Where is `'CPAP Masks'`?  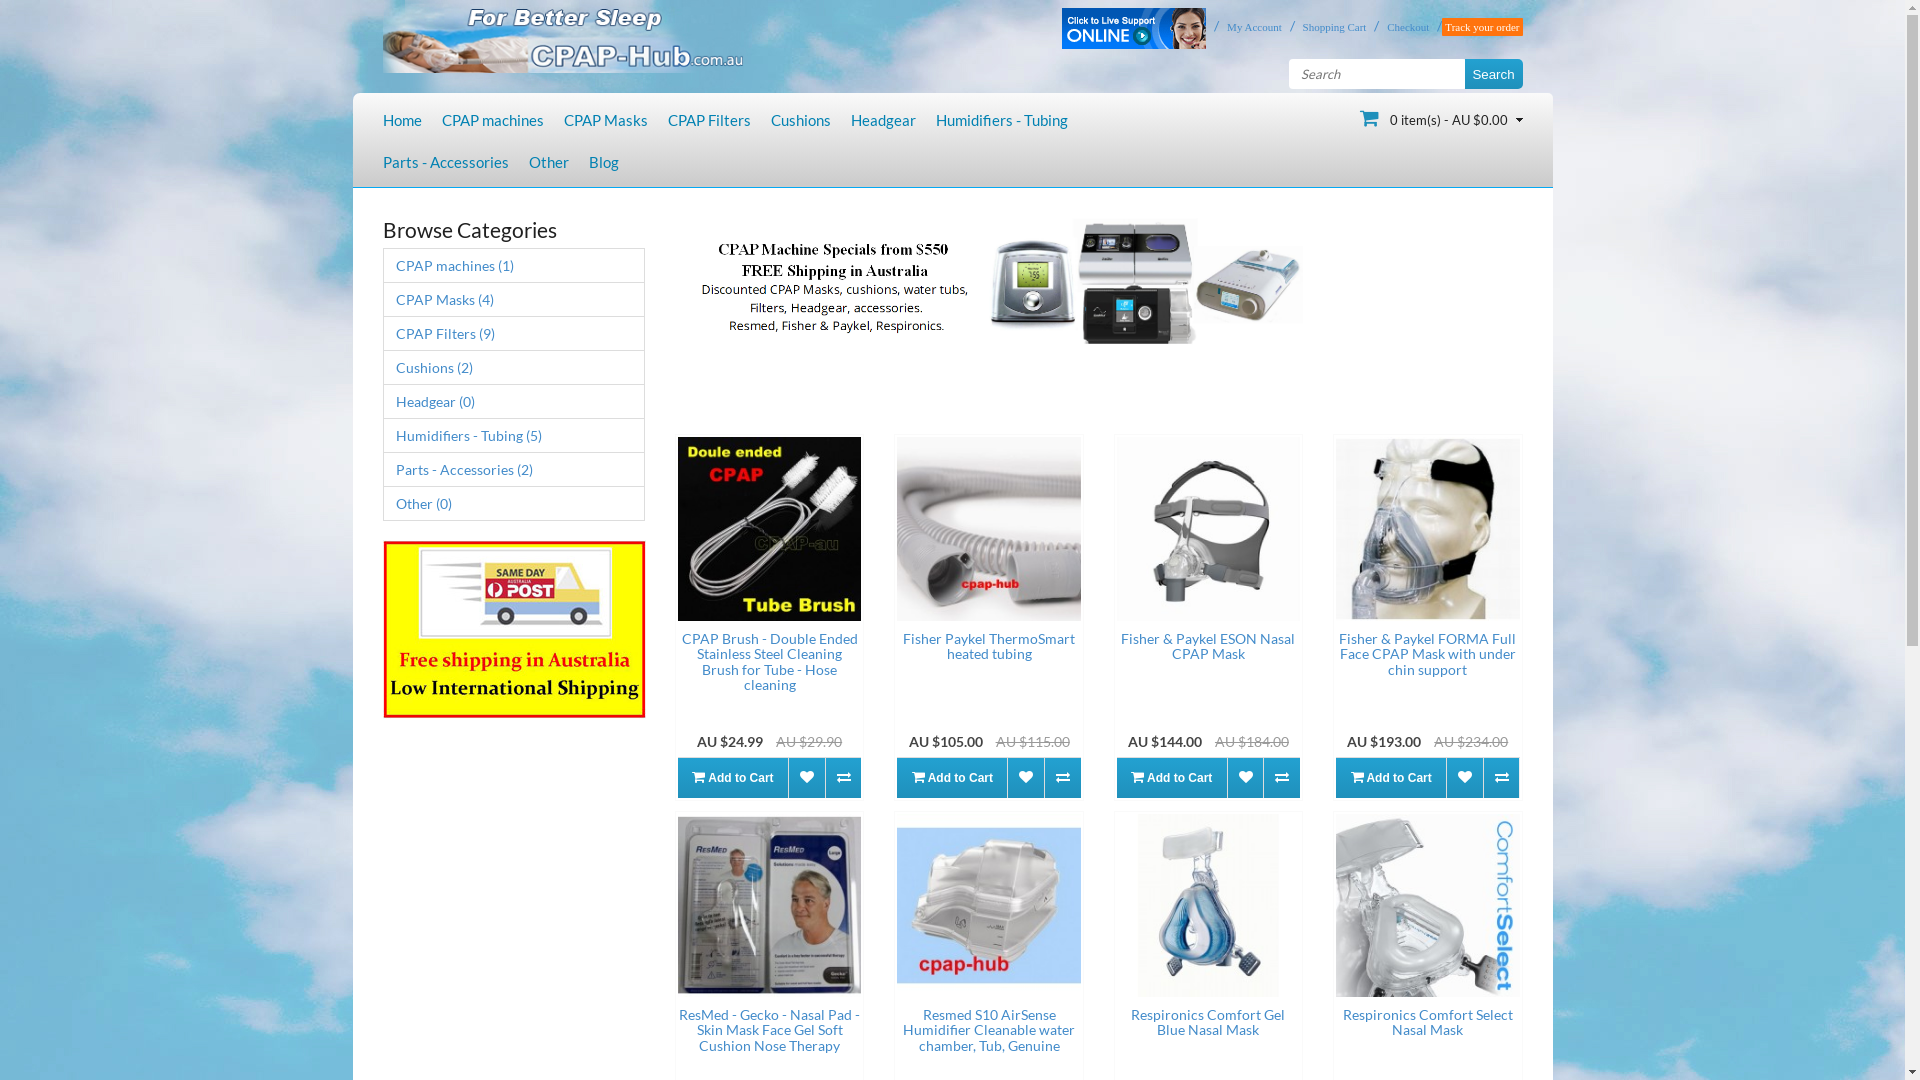 'CPAP Masks' is located at coordinates (604, 119).